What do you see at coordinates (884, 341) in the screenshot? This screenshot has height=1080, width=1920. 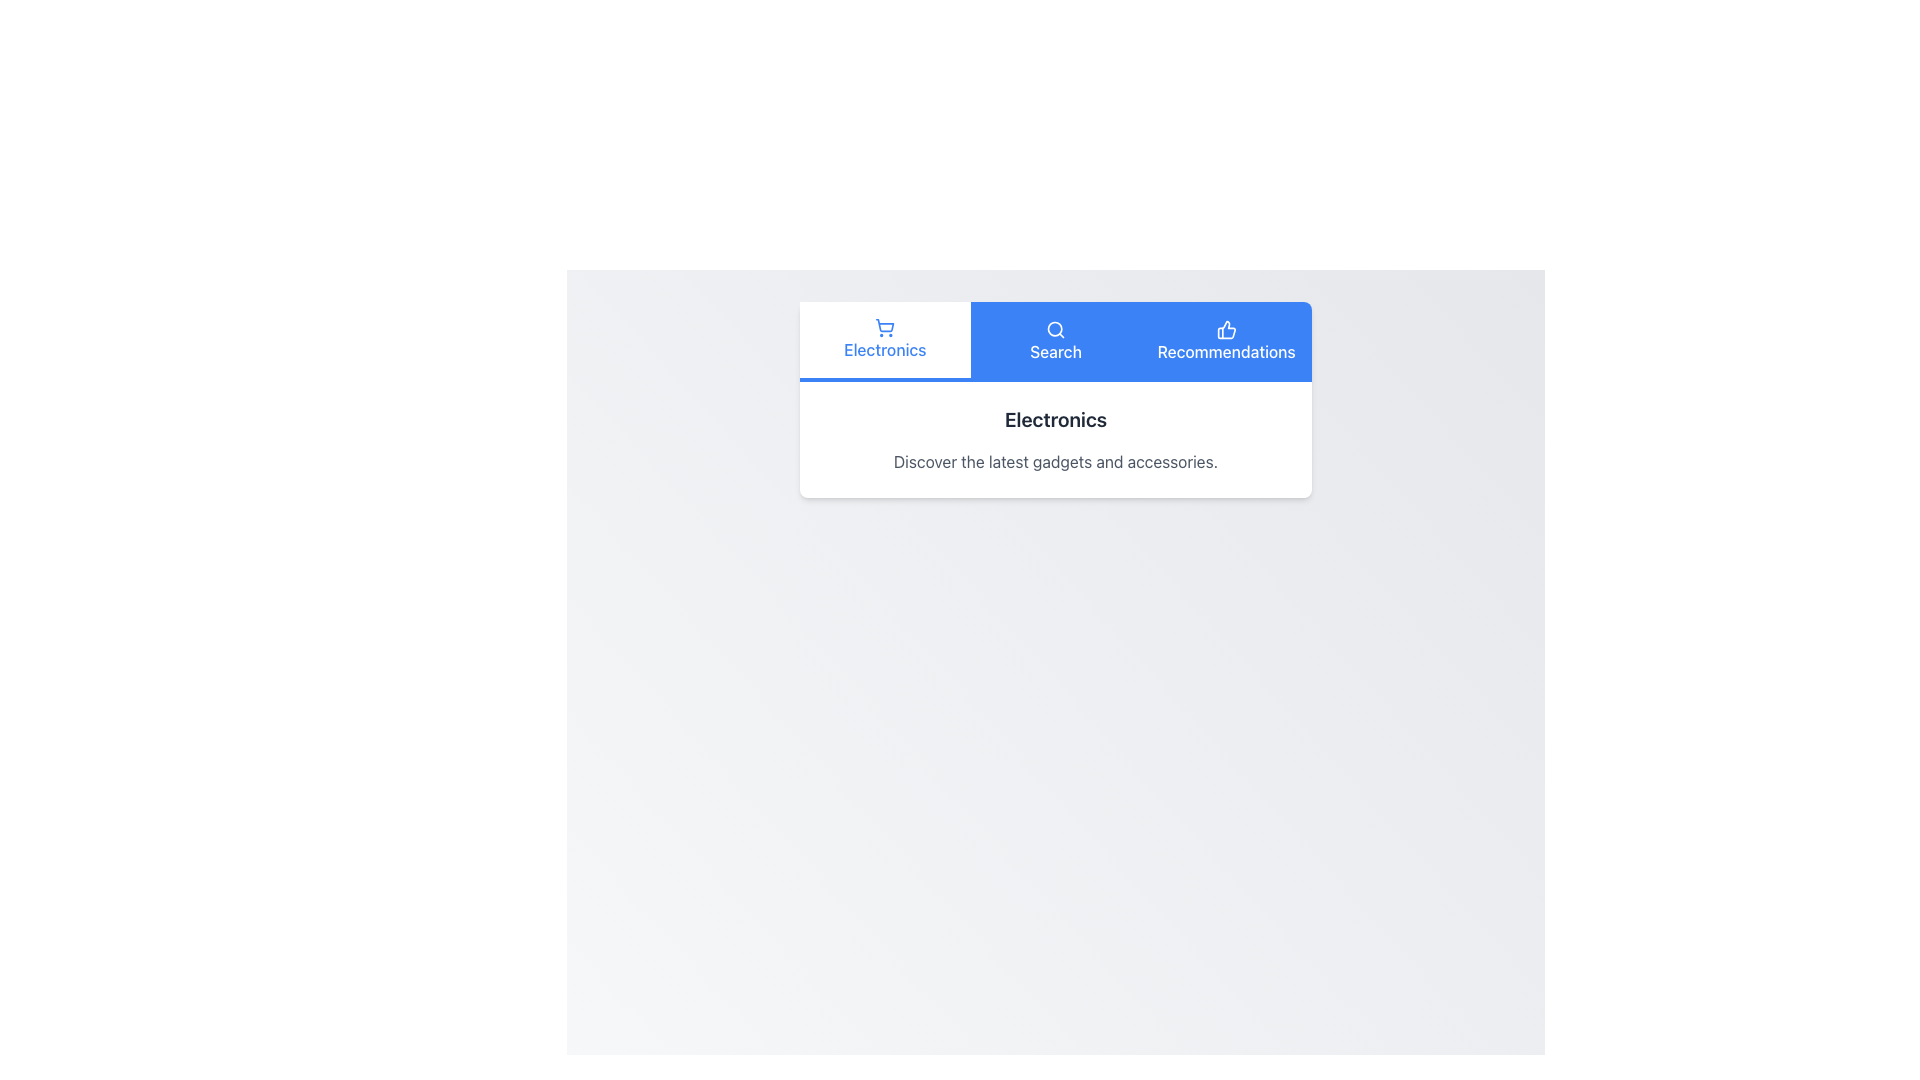 I see `the 'Electronics' button, which is the first button in a horizontal alignment with blue text and a shopping cart icon` at bounding box center [884, 341].